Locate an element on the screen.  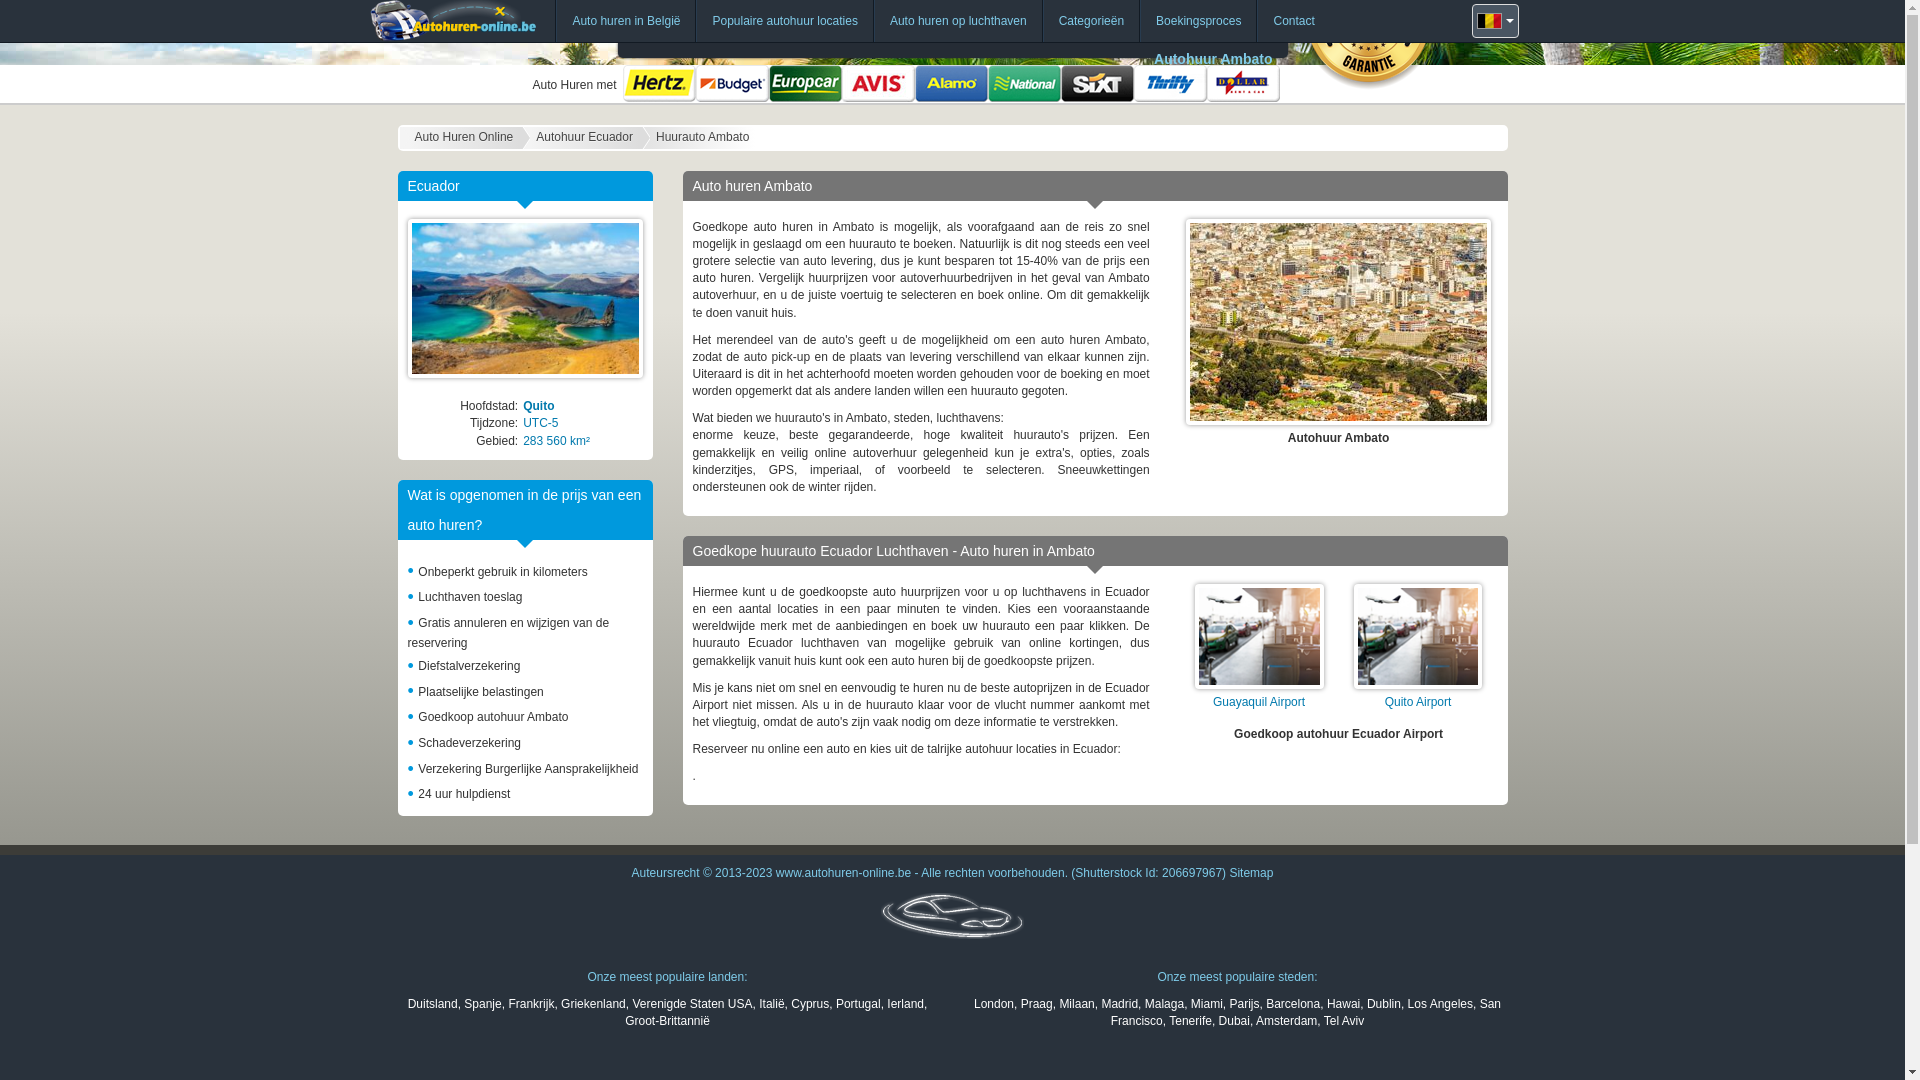
'Verenigde Staten USA' is located at coordinates (691, 1003).